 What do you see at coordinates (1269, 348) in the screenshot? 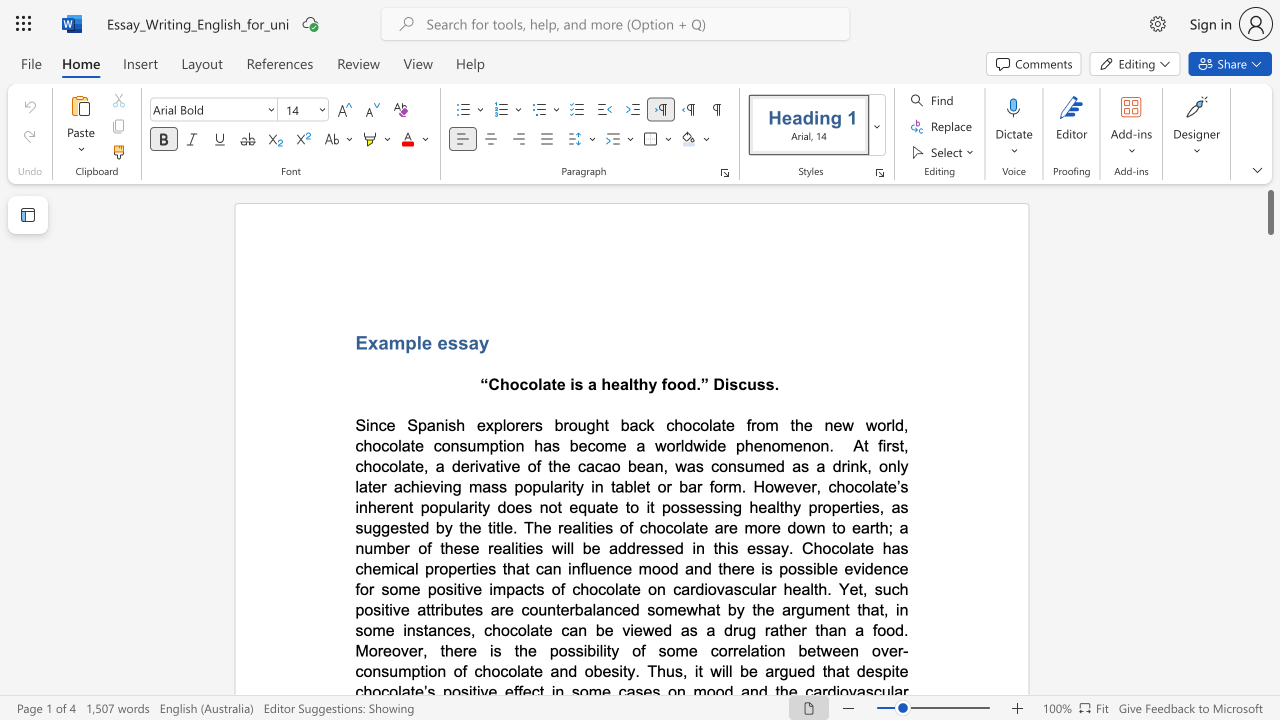
I see `the vertical scrollbar to lower the page content` at bounding box center [1269, 348].